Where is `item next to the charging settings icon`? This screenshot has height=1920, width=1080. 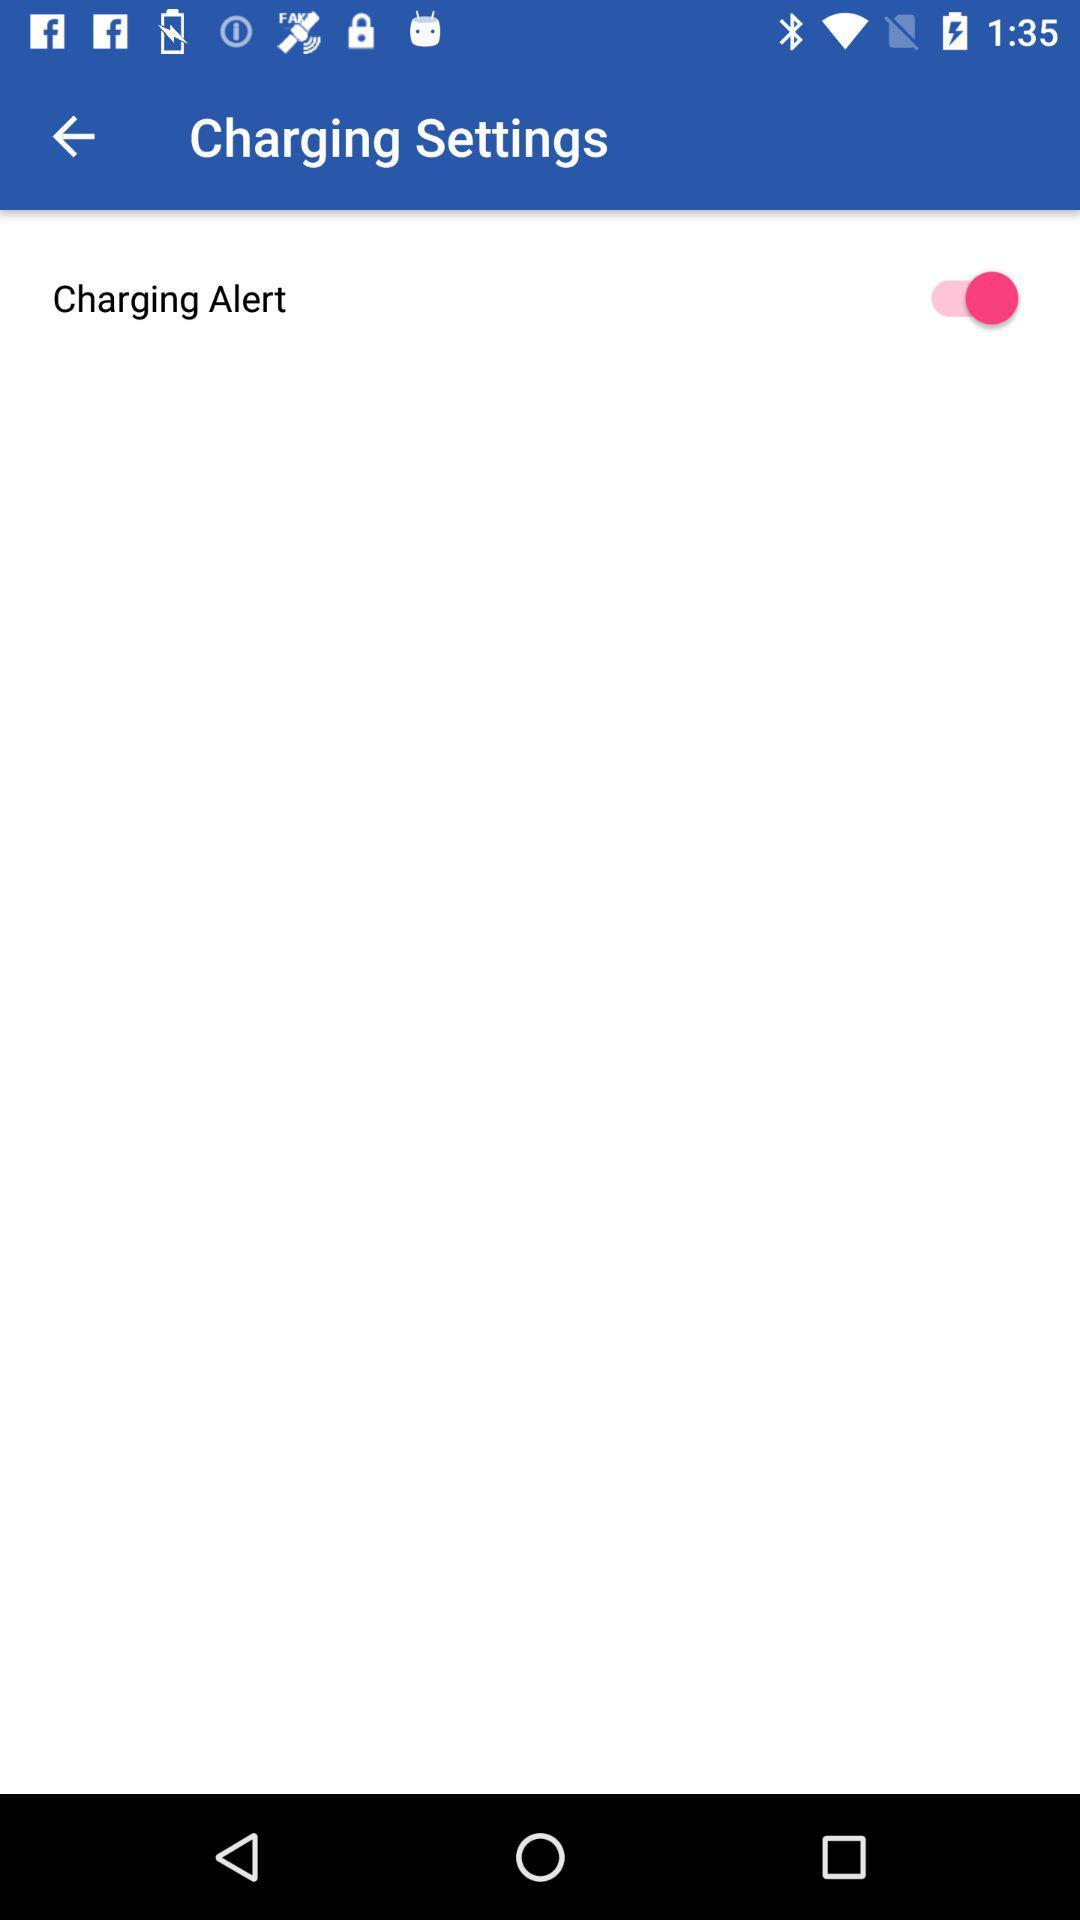
item next to the charging settings icon is located at coordinates (72, 135).